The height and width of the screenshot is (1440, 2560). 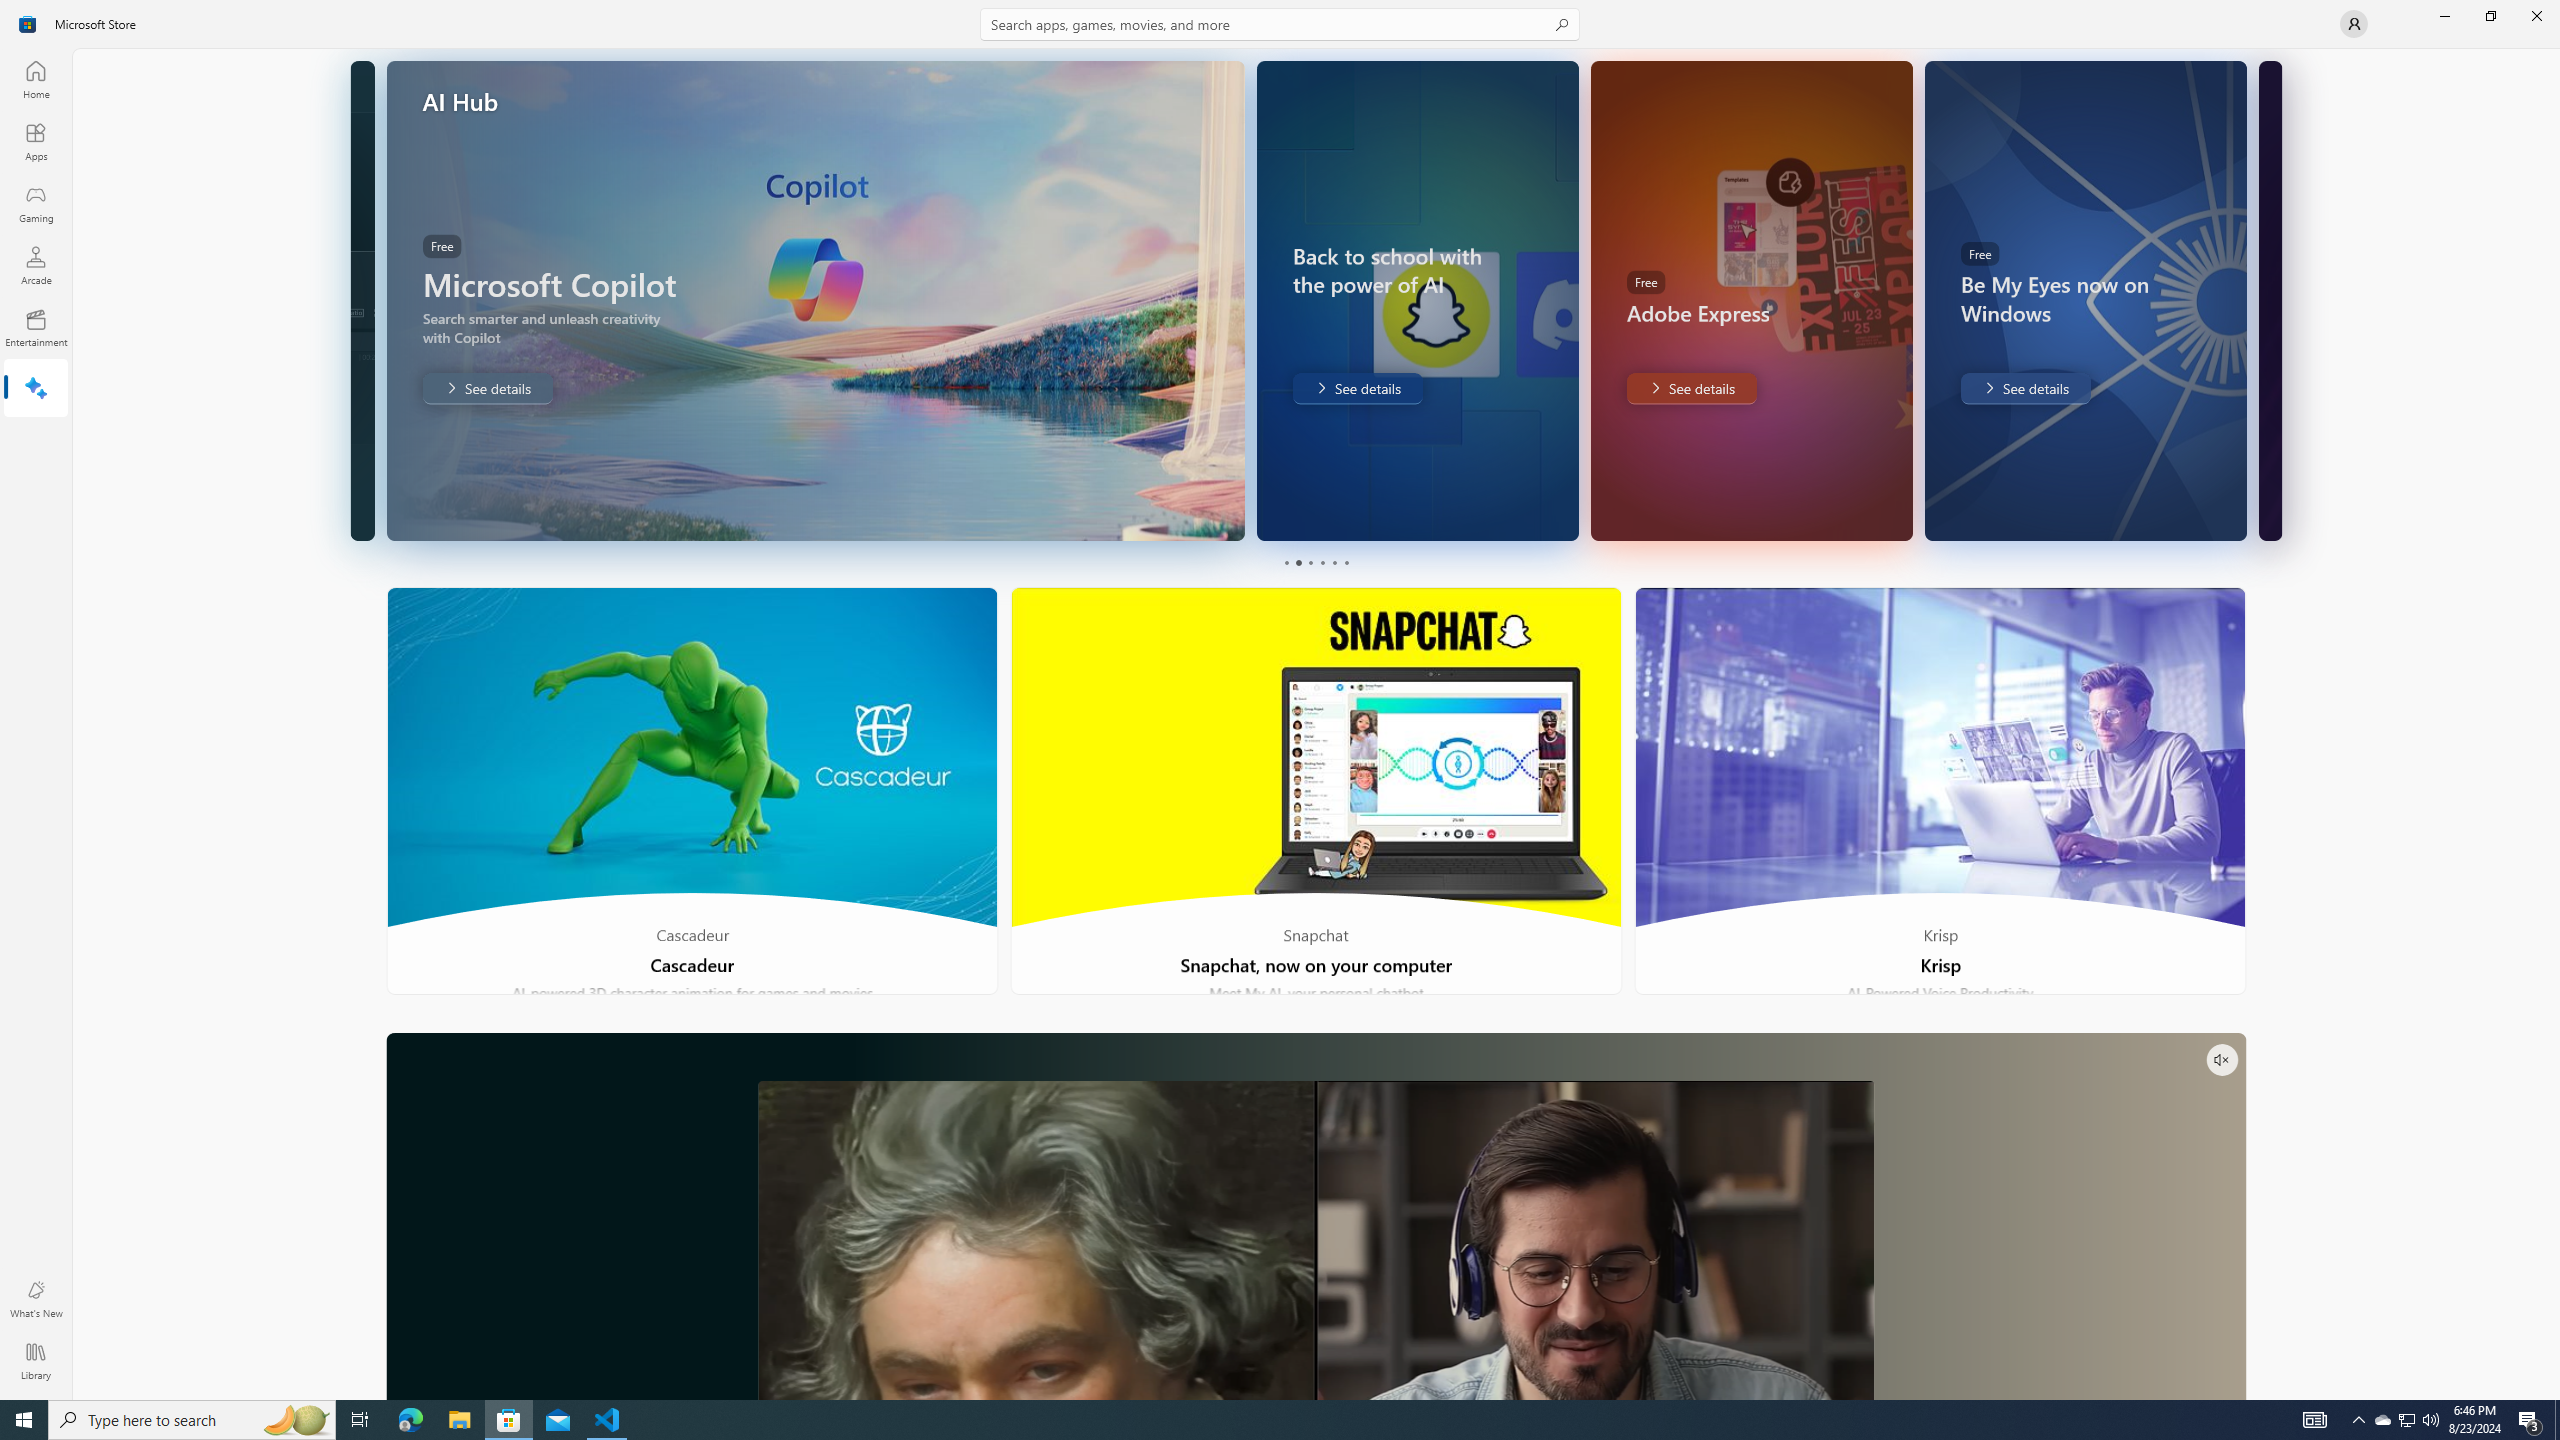 What do you see at coordinates (1296, 562) in the screenshot?
I see `'Page 2'` at bounding box center [1296, 562].